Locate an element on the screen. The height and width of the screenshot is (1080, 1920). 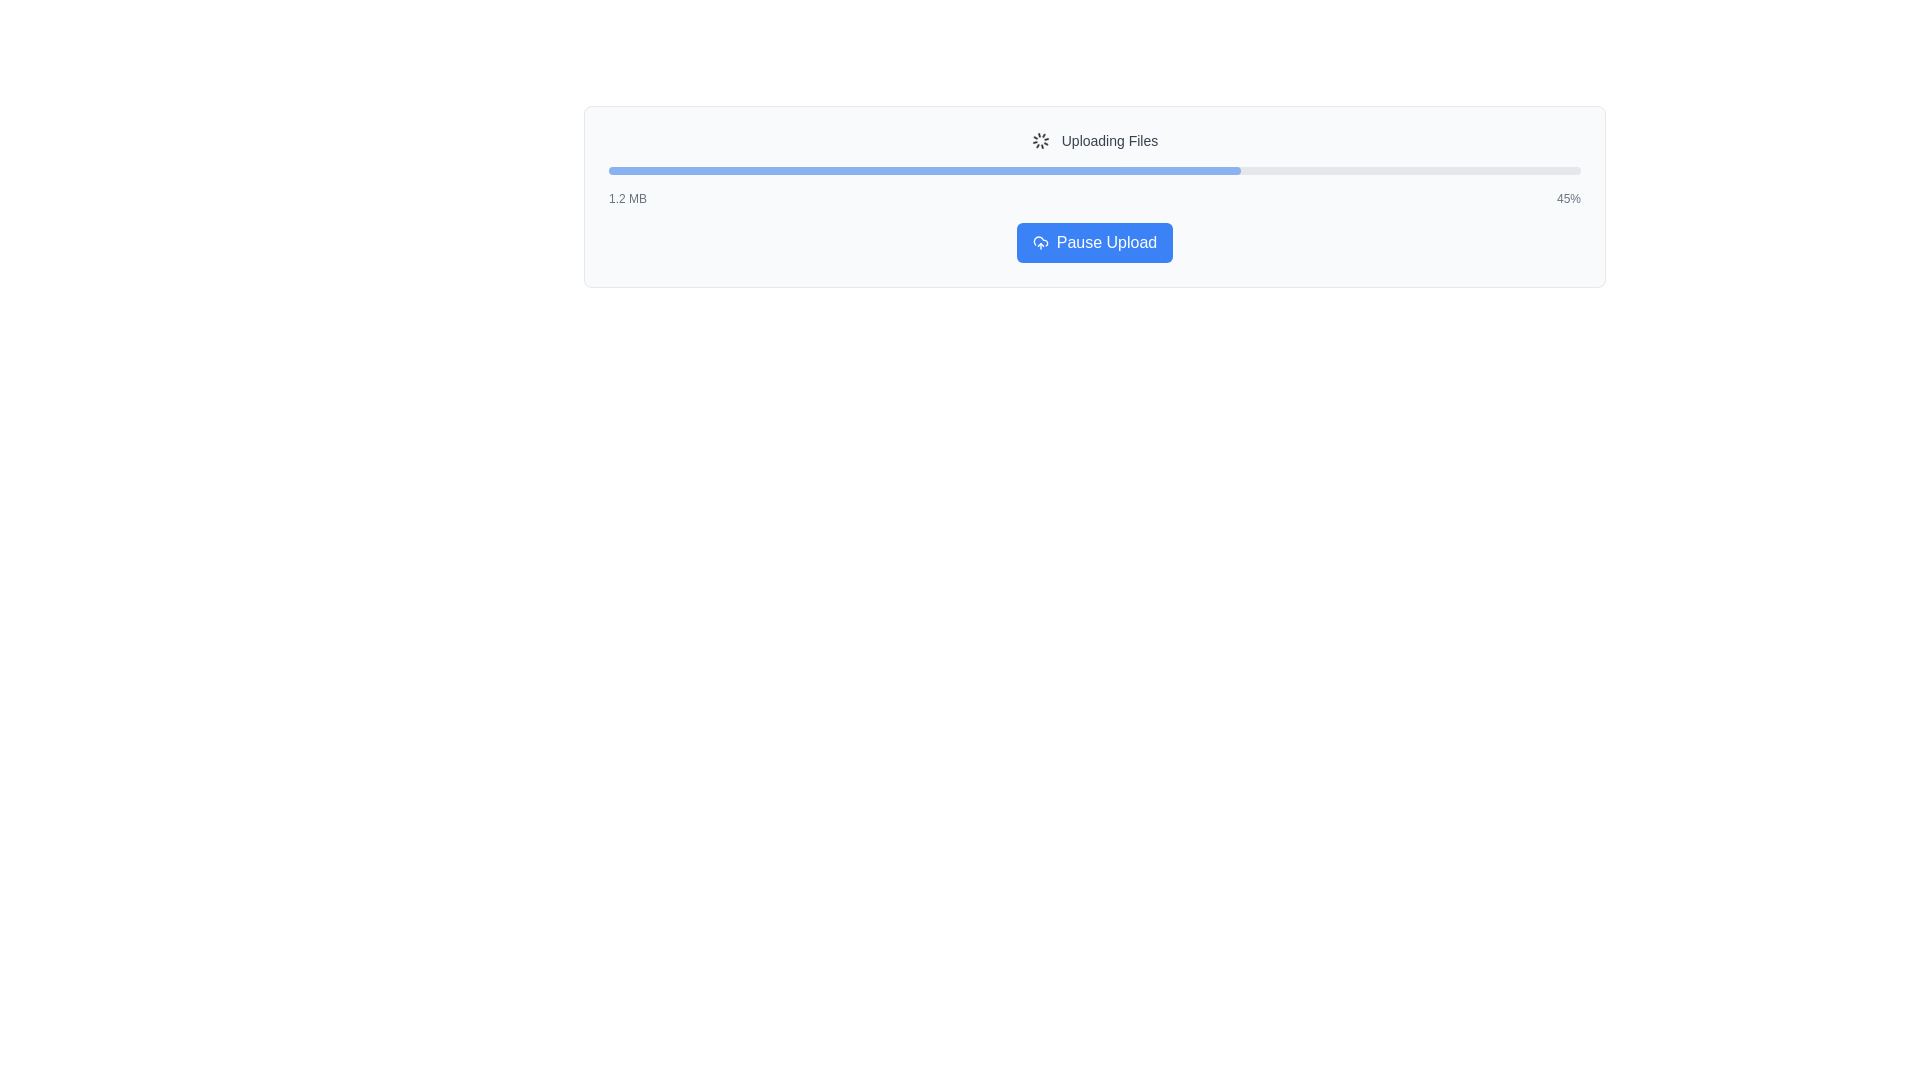
the upload icon located at the top center of the 'Pause Upload' button is located at coordinates (1040, 242).